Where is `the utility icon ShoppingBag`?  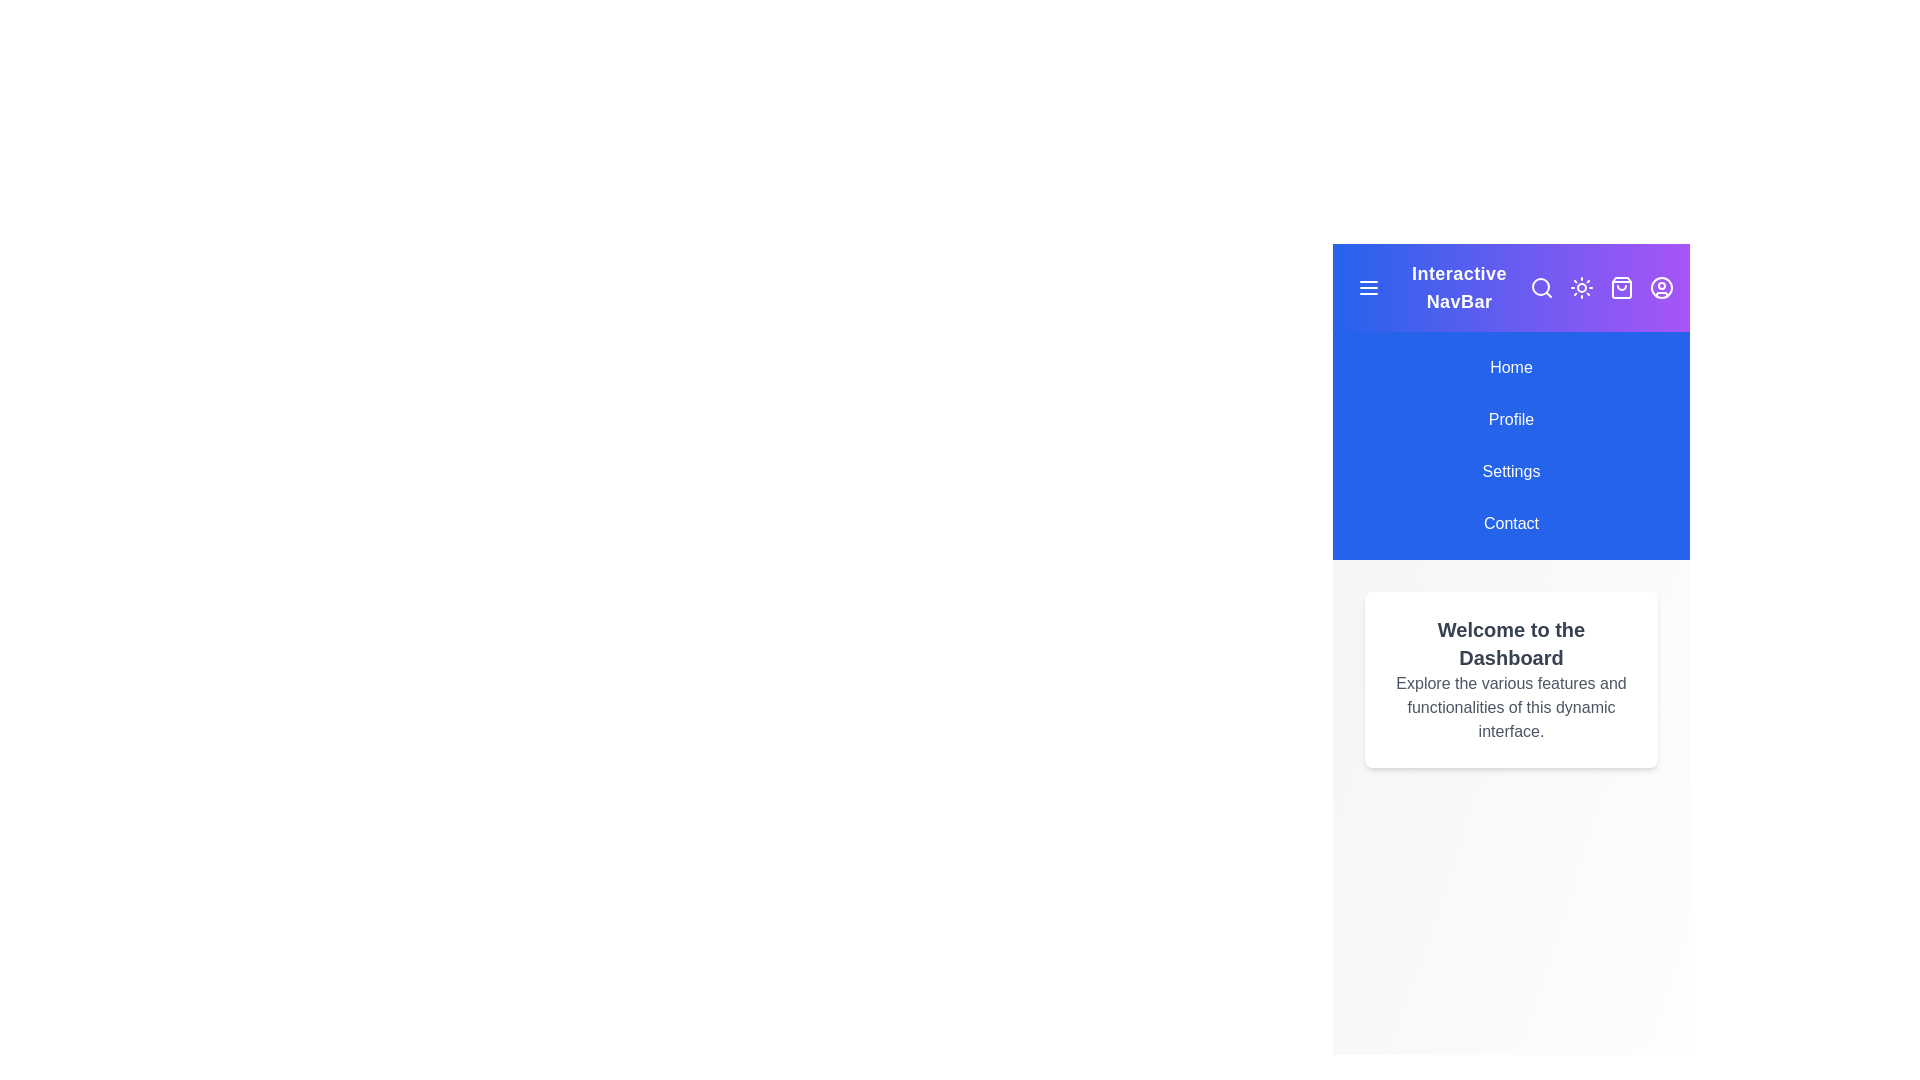
the utility icon ShoppingBag is located at coordinates (1622, 288).